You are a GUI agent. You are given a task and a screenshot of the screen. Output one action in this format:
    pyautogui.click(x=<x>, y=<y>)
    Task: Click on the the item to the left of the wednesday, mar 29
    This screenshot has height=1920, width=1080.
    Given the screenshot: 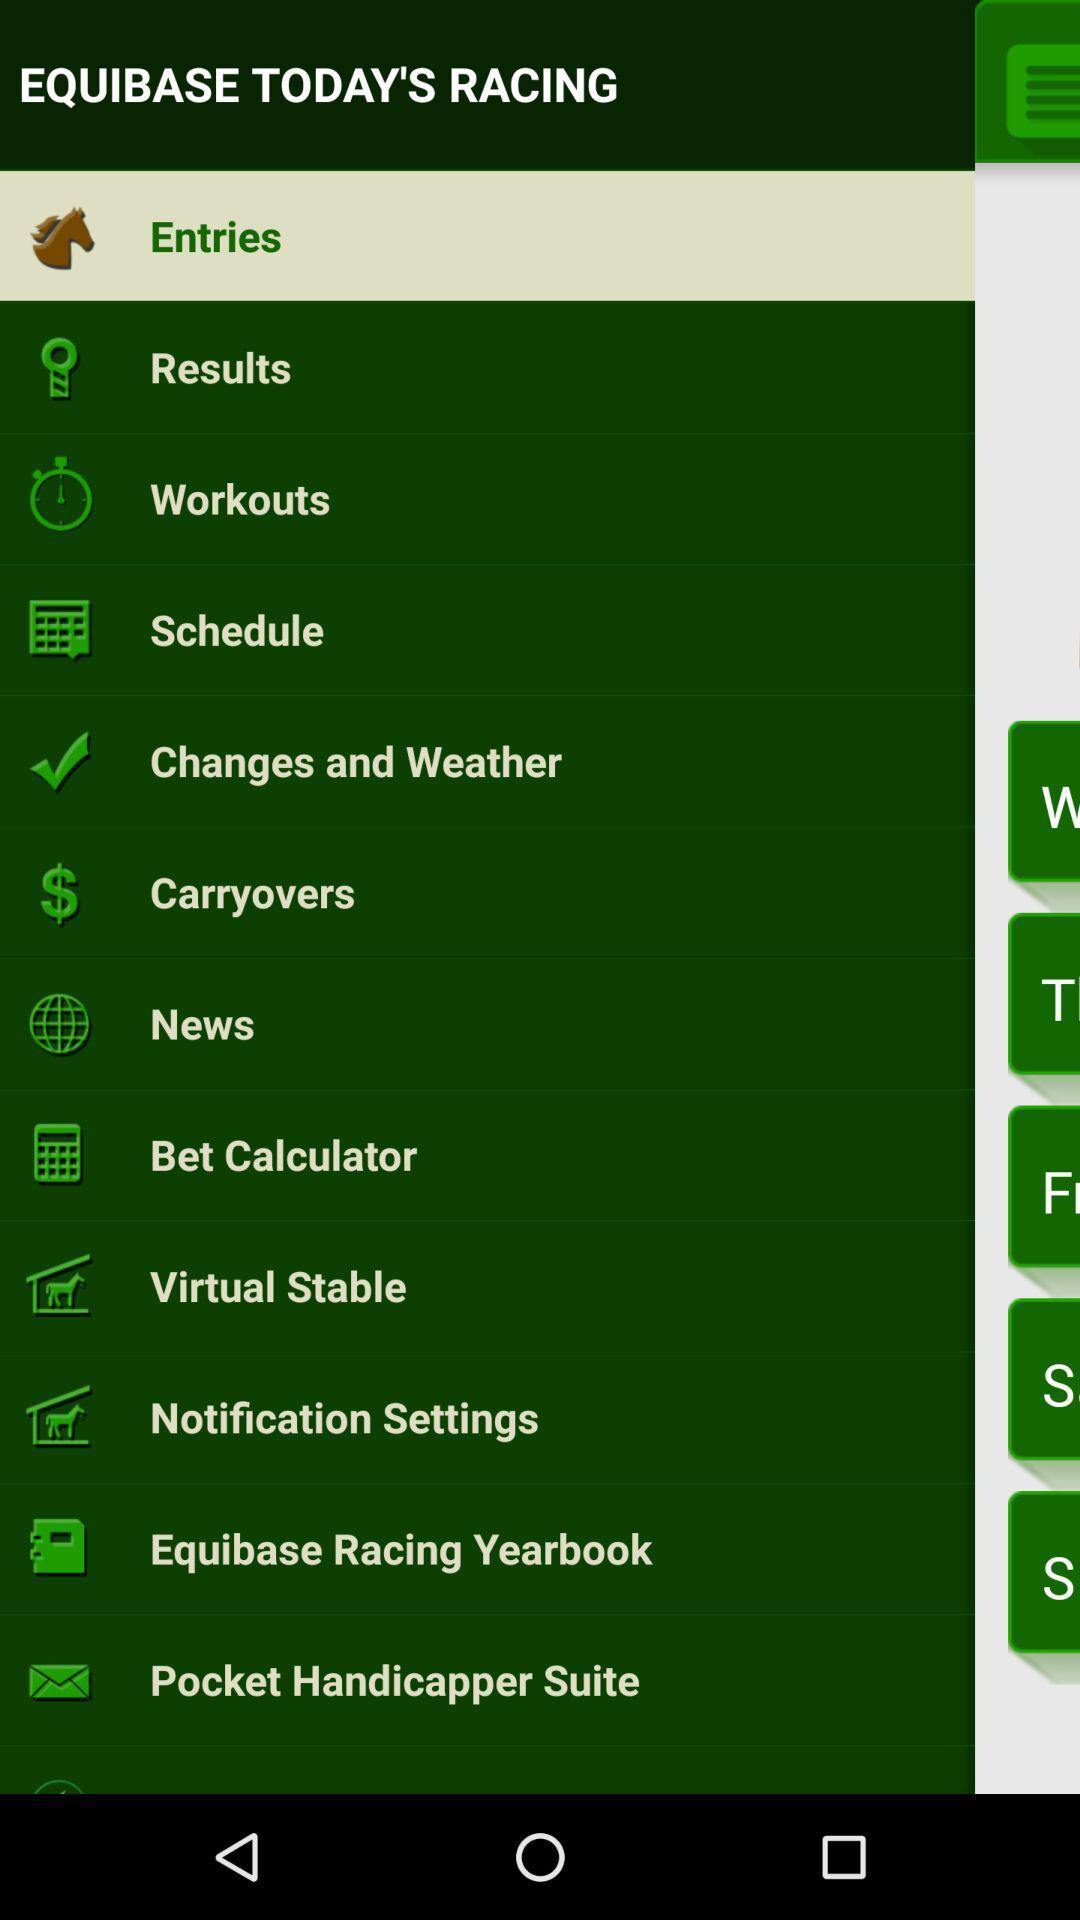 What is the action you would take?
    pyautogui.click(x=354, y=759)
    